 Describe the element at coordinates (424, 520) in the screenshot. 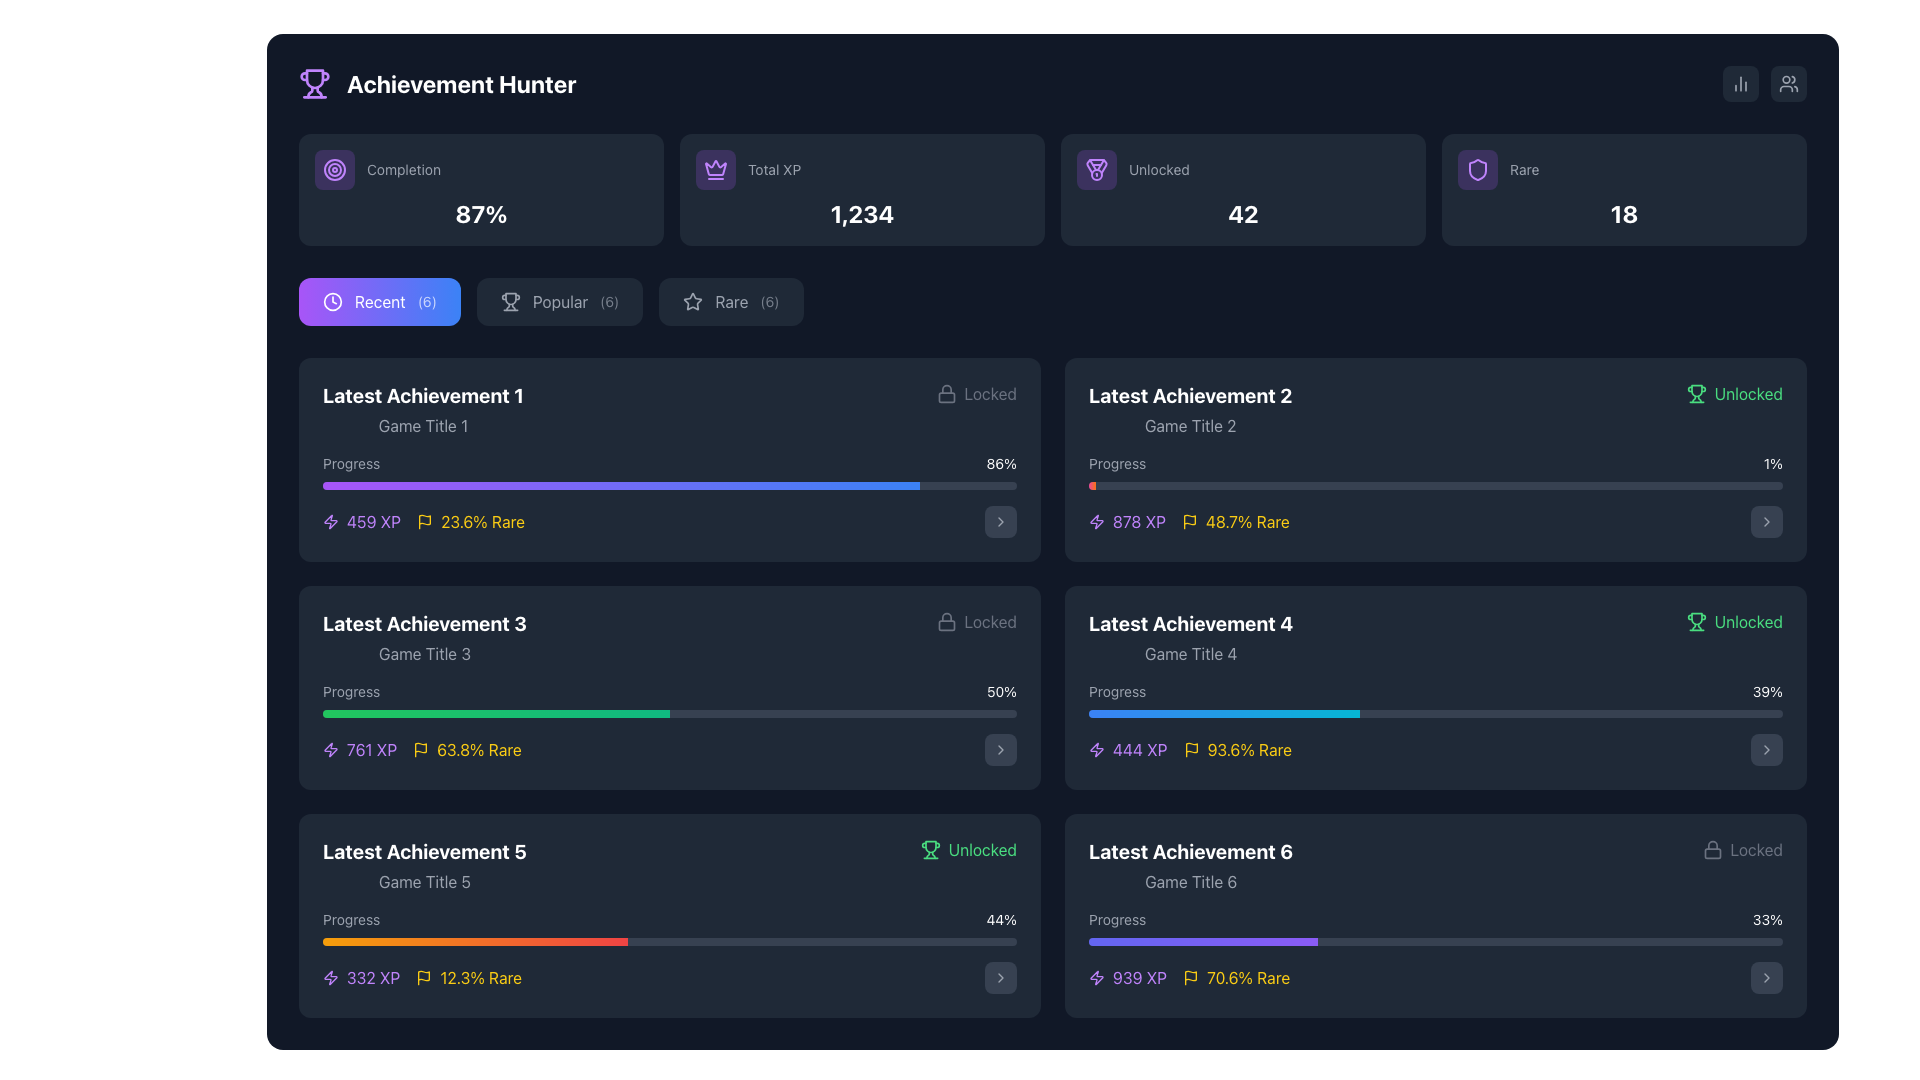

I see `the small yellowish flag icon located immediately to the left of the percentage text '23.6% Rare' under 'Latest Achievement 1'` at that location.